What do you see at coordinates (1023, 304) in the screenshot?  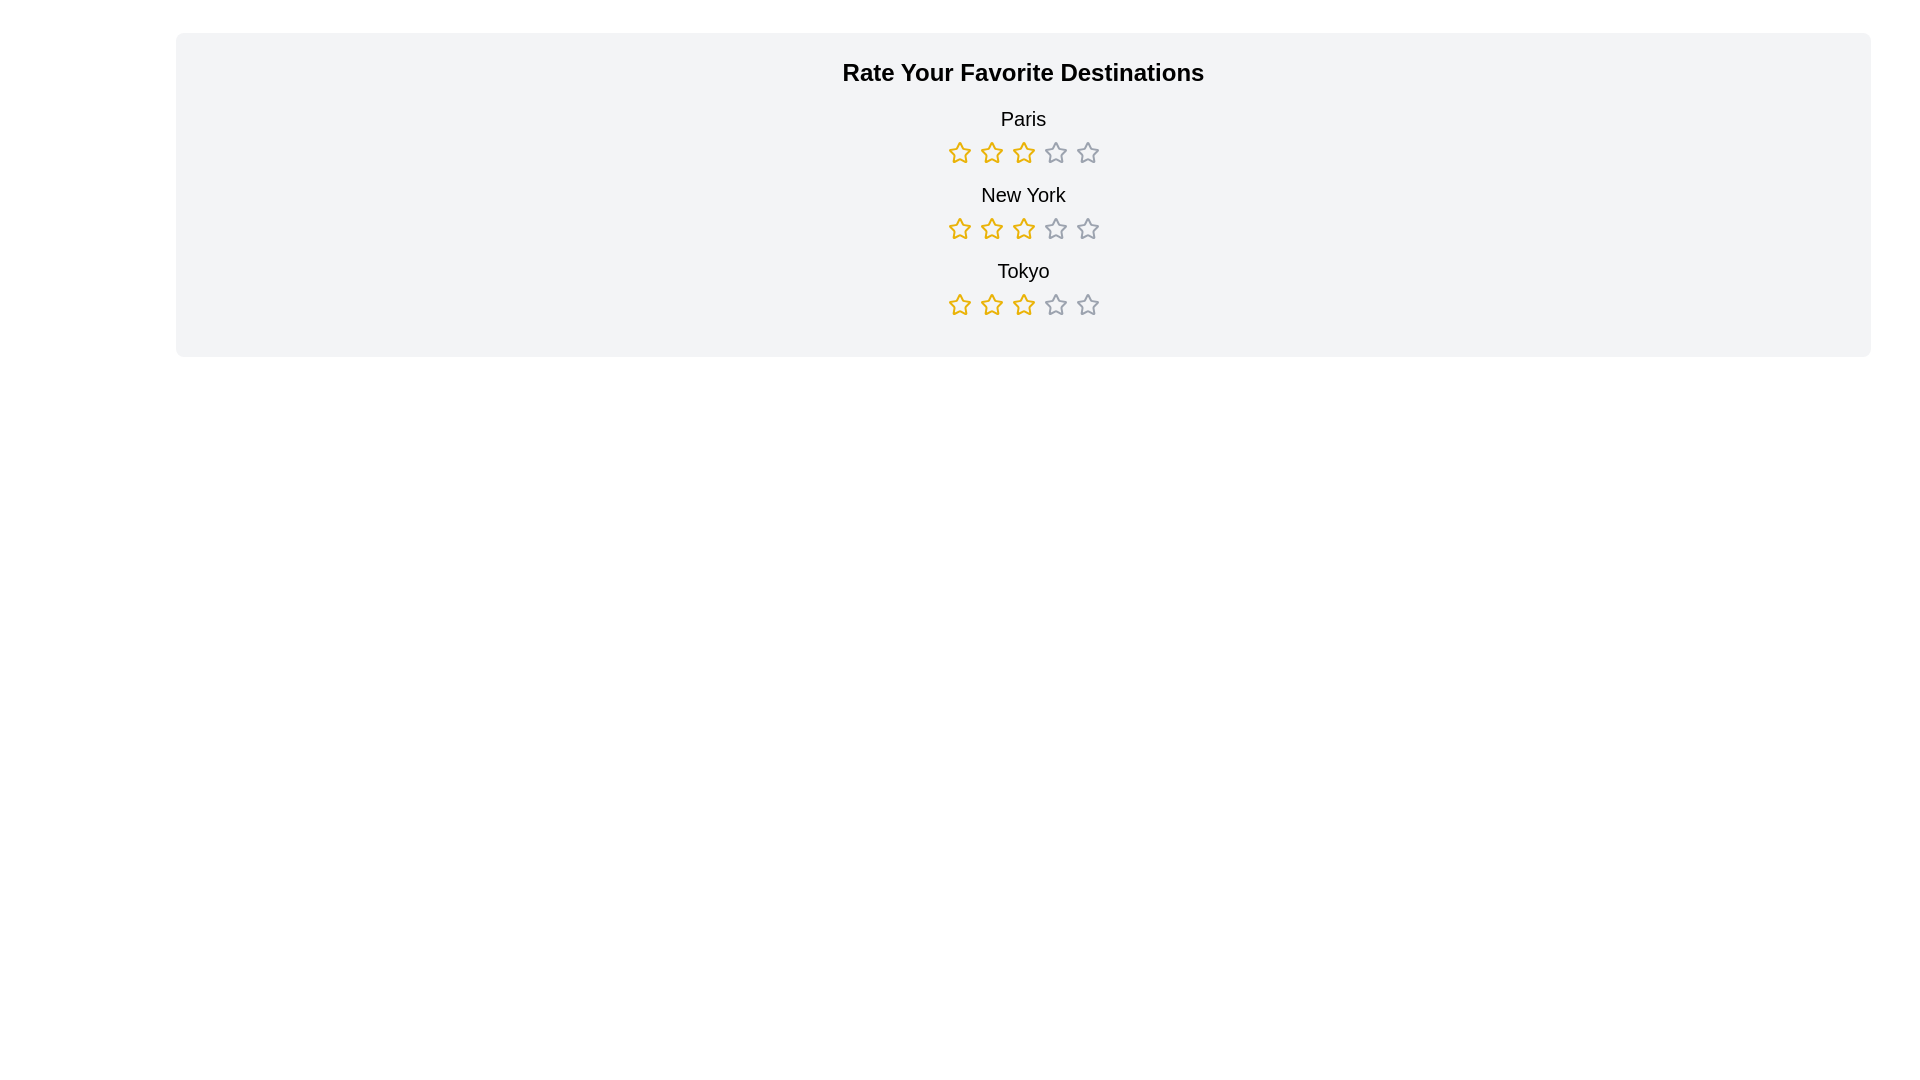 I see `the third Star Rating Component below the label 'Tokyo' to provide a rating` at bounding box center [1023, 304].